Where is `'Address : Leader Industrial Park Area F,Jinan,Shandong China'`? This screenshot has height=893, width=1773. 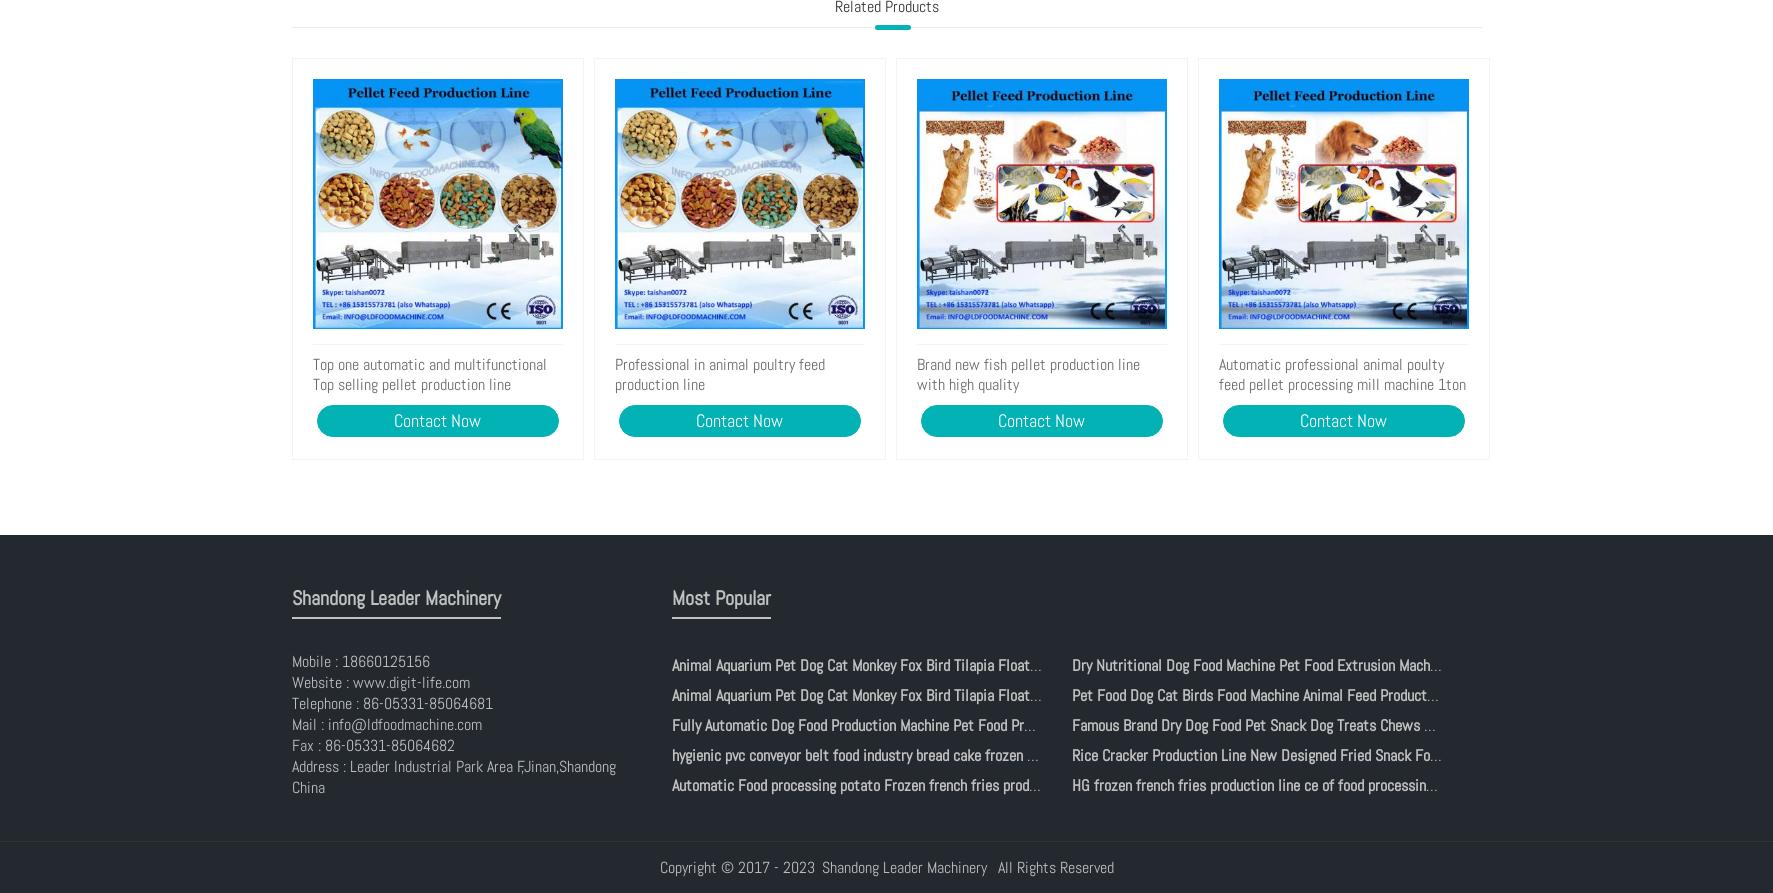
'Address : Leader Industrial Park Area F,Jinan,Shandong China' is located at coordinates (452, 775).